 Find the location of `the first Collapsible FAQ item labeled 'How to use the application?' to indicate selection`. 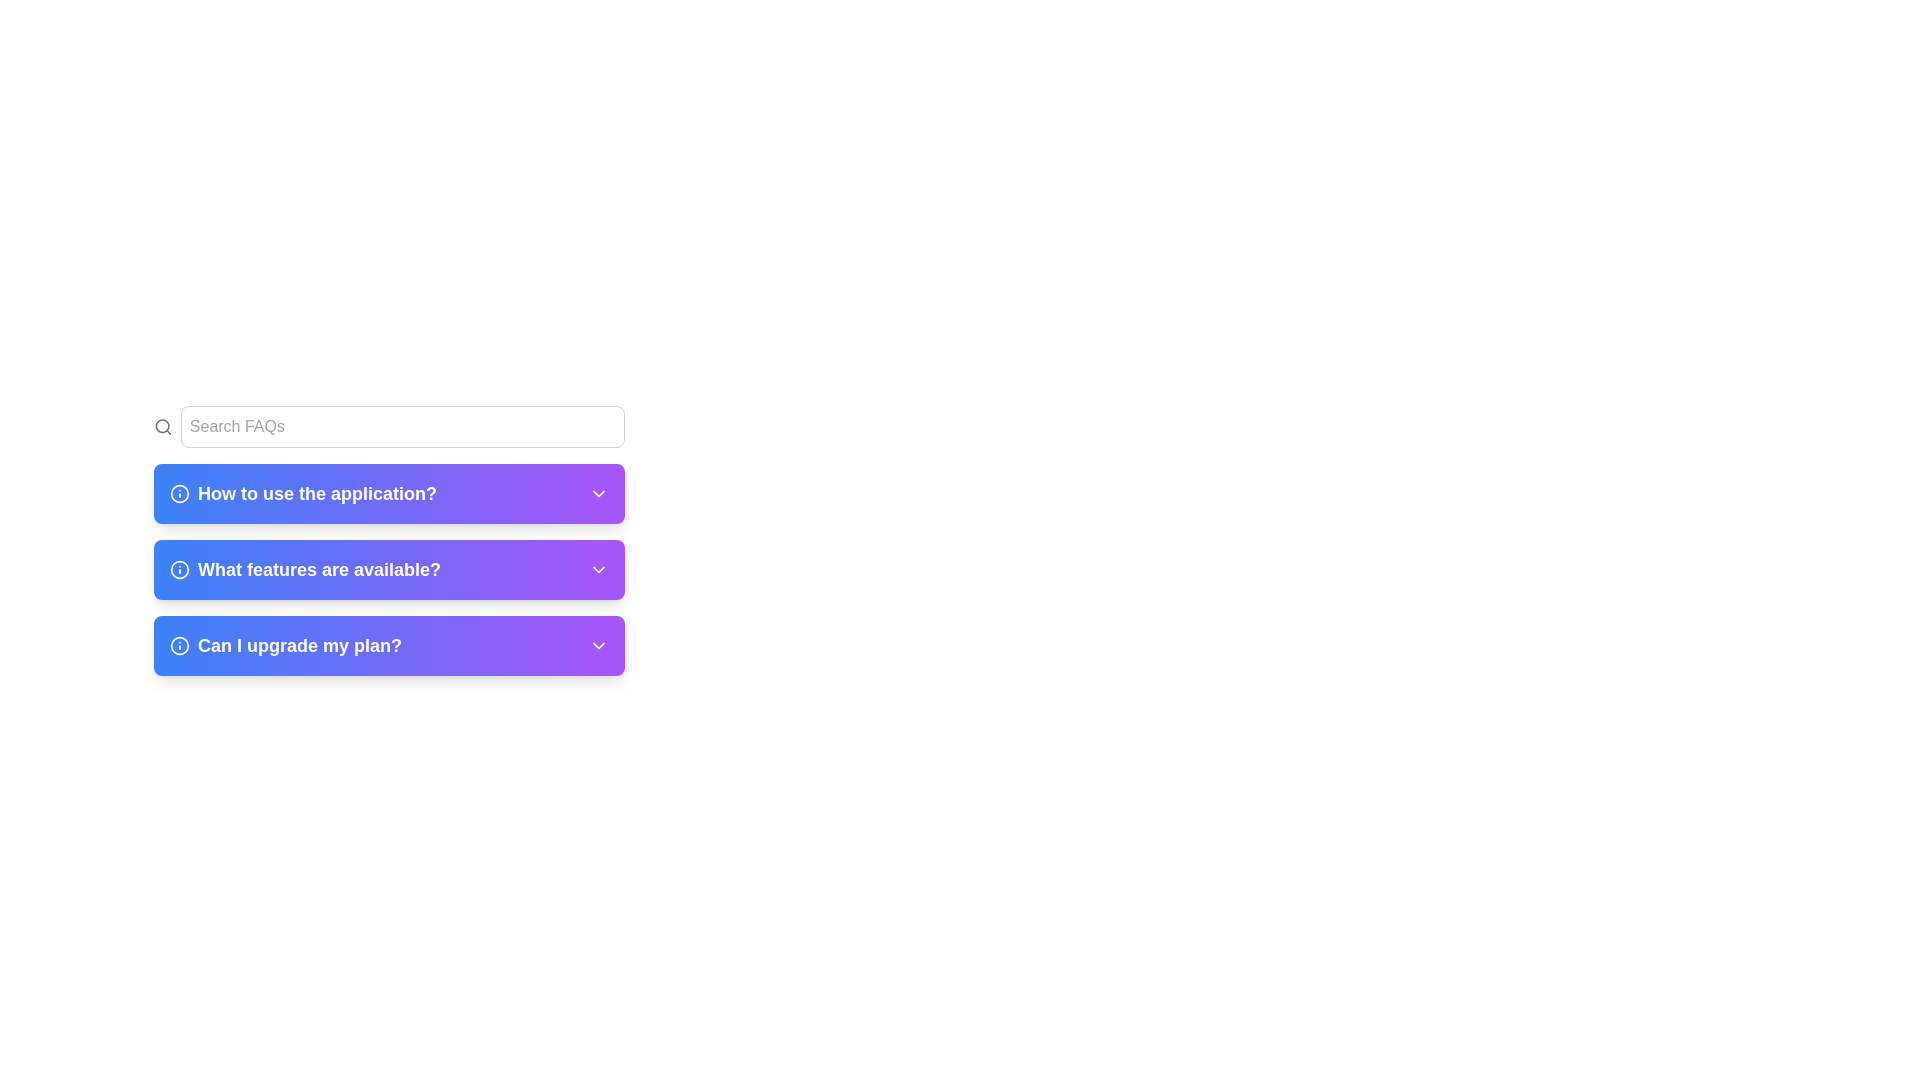

the first Collapsible FAQ item labeled 'How to use the application?' to indicate selection is located at coordinates (389, 493).